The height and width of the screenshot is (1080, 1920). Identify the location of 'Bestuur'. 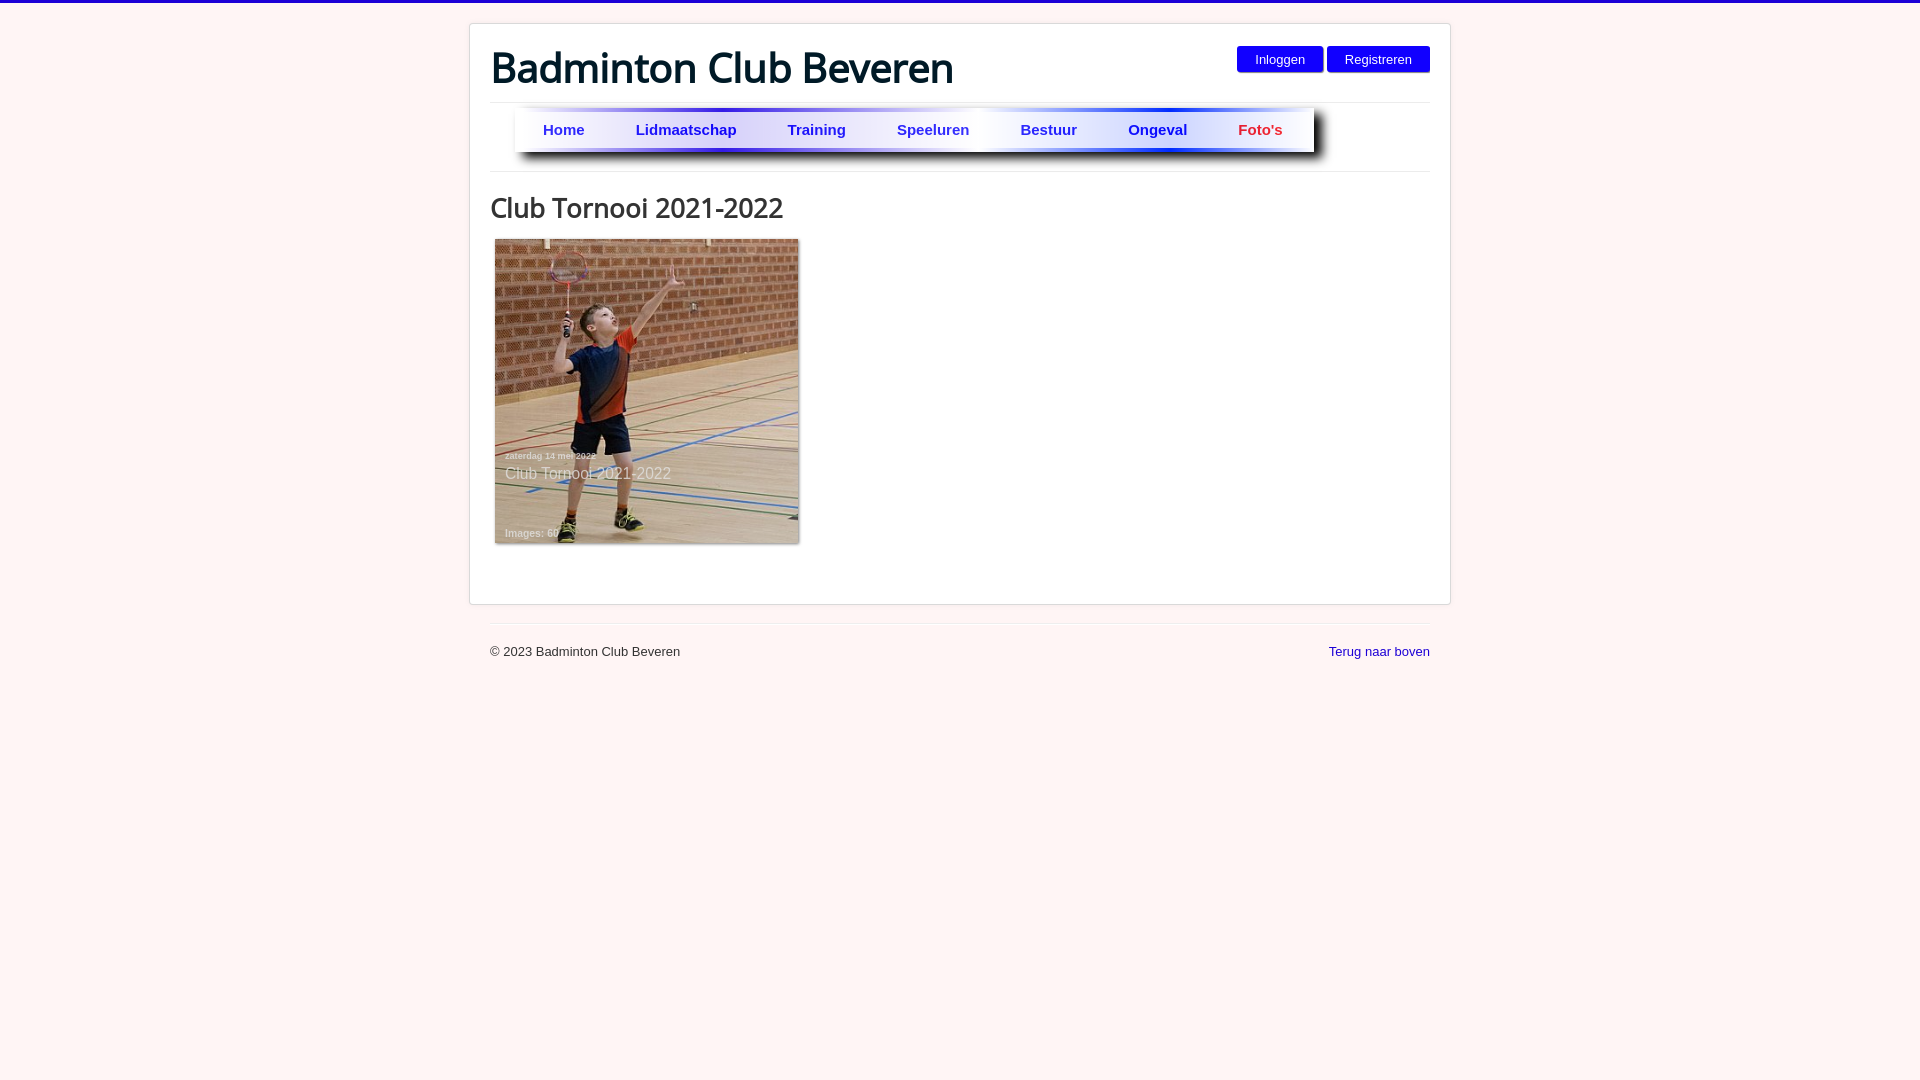
(1049, 130).